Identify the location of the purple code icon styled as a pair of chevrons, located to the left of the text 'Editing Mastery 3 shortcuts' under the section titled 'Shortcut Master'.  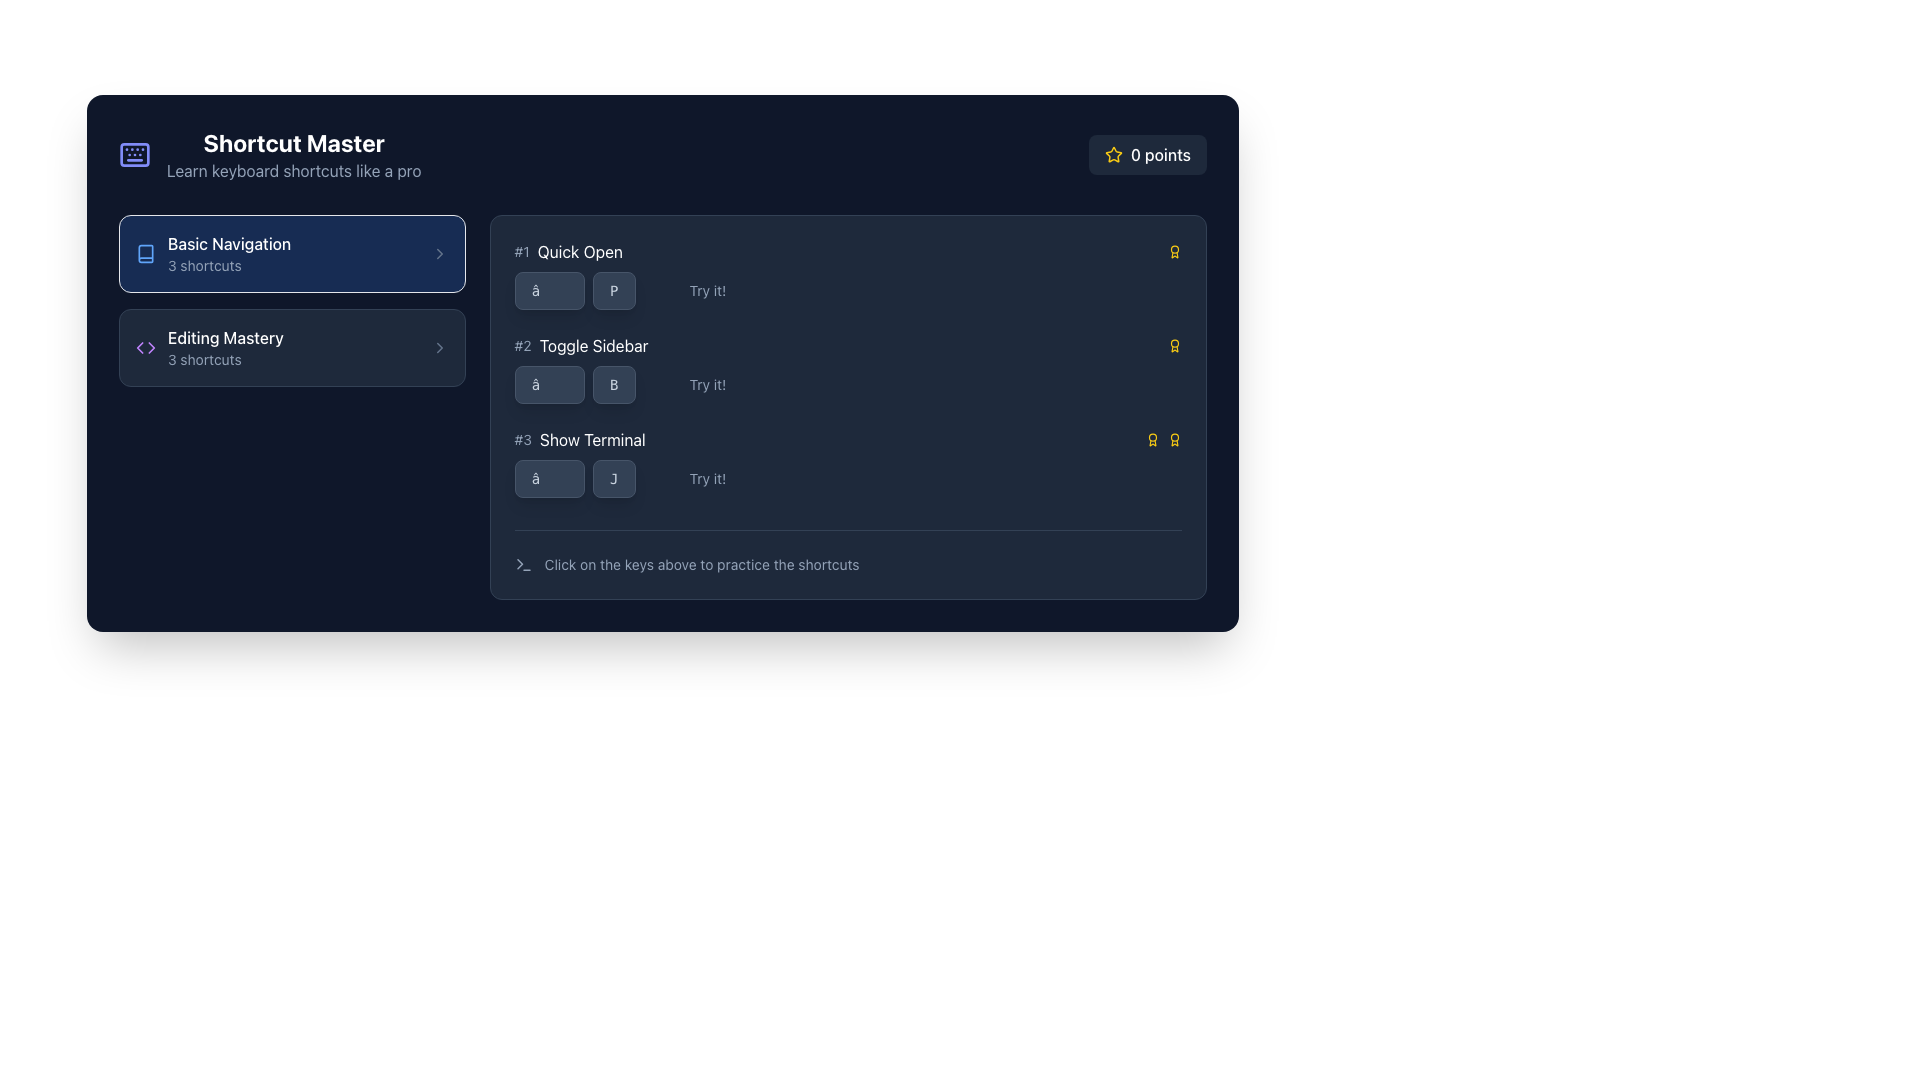
(144, 346).